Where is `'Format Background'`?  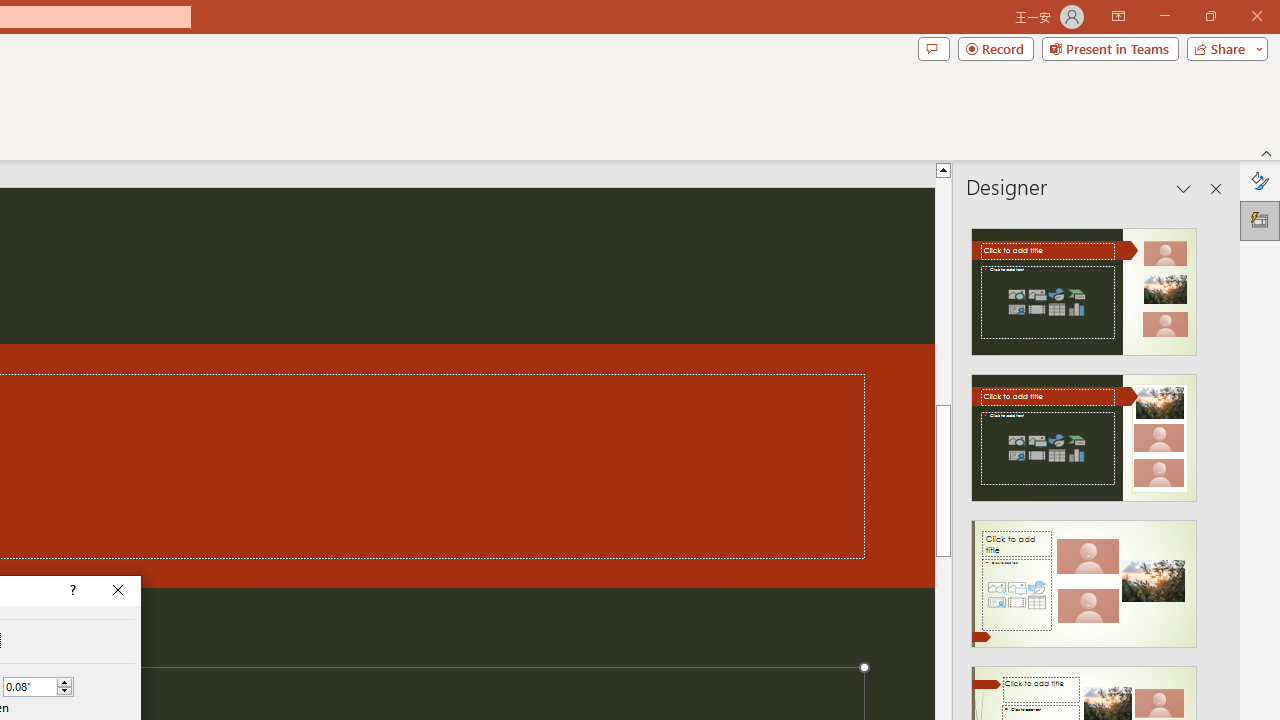 'Format Background' is located at coordinates (1259, 181).